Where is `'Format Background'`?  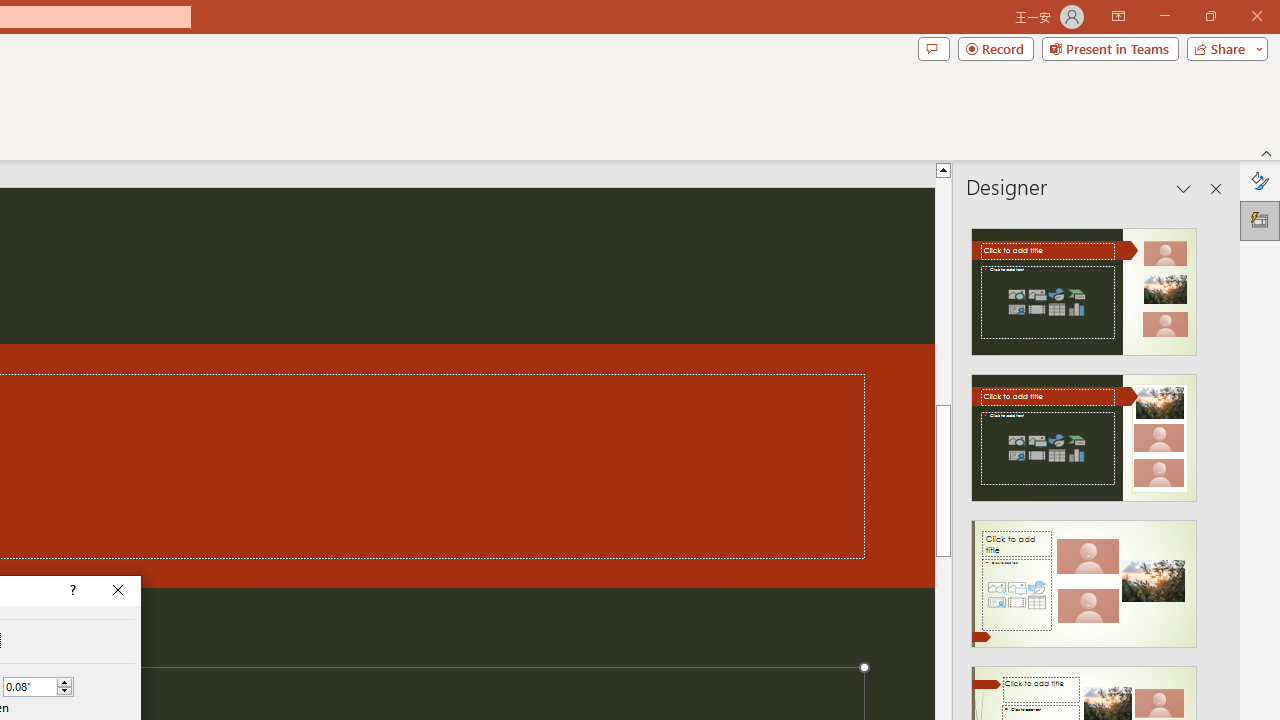 'Format Background' is located at coordinates (1259, 181).